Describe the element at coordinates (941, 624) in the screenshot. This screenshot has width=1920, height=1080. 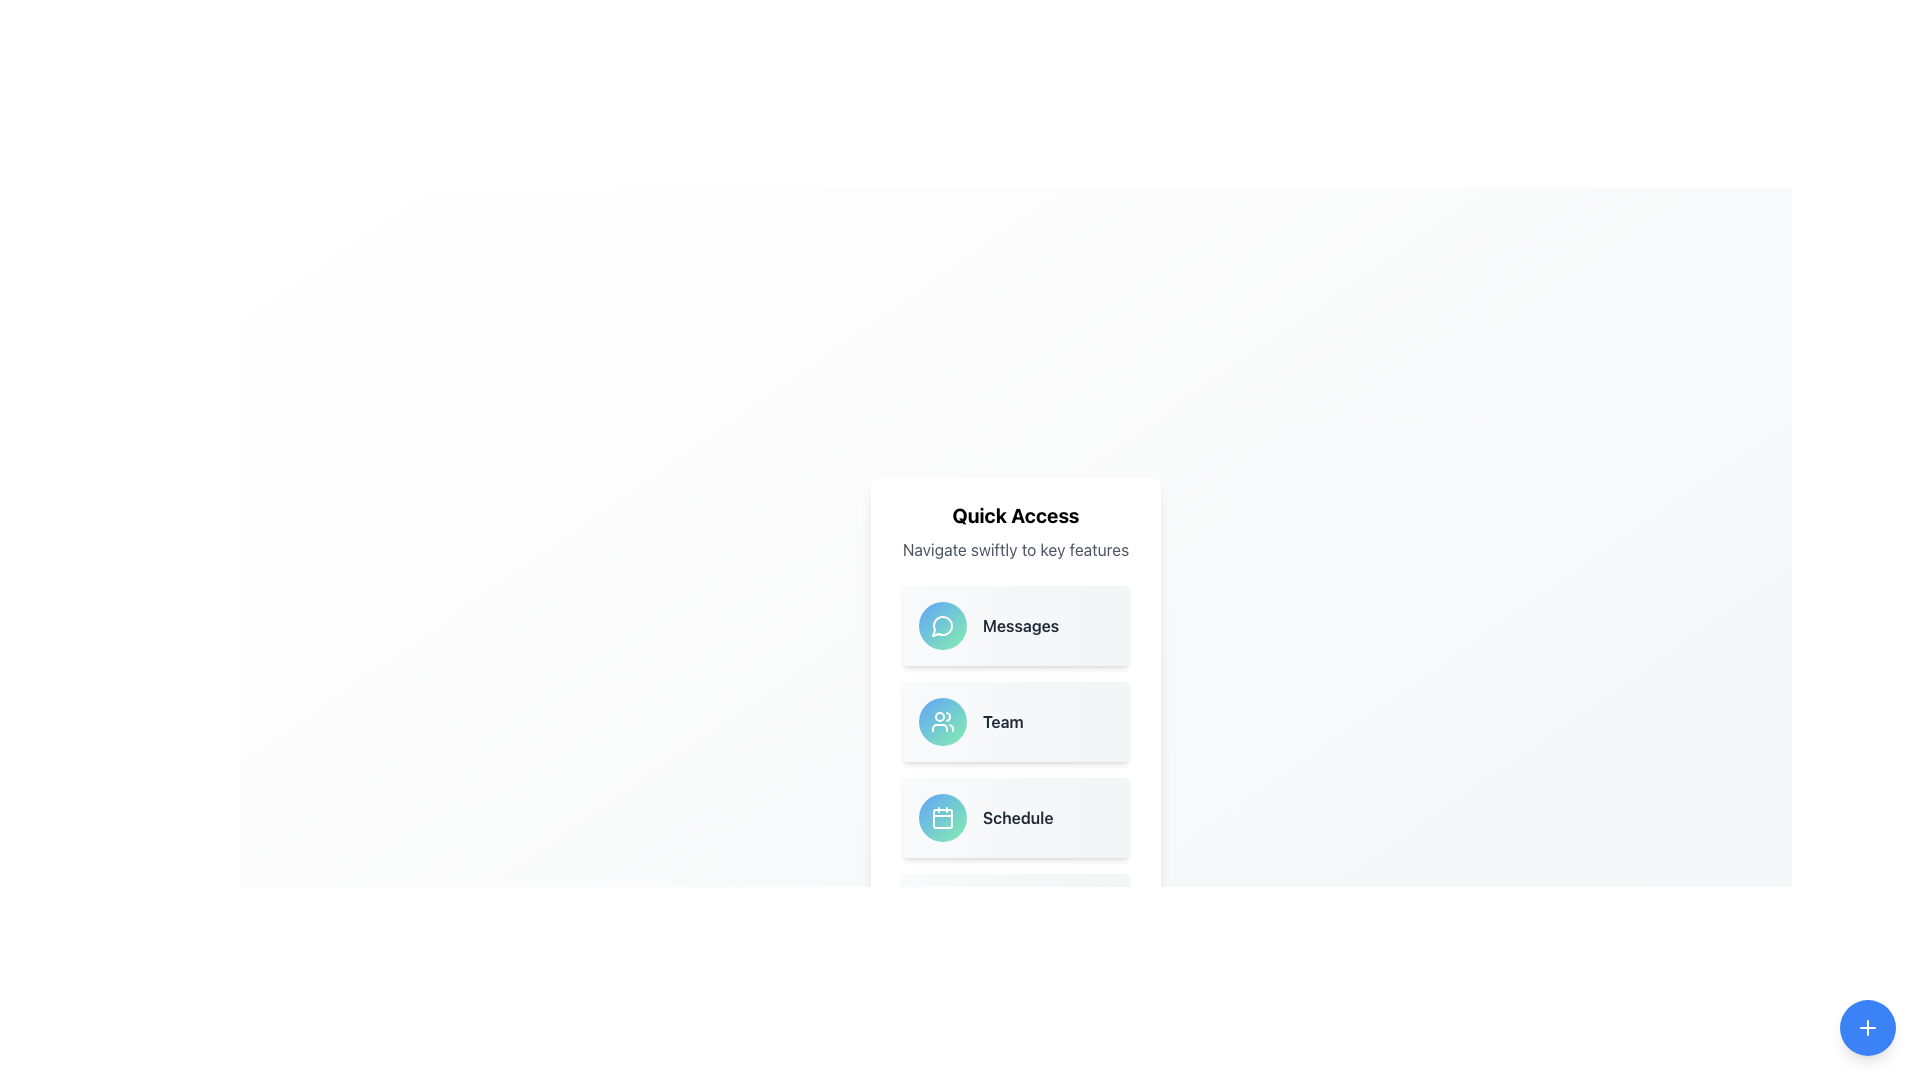
I see `the 'Messages' Icon Button` at that location.